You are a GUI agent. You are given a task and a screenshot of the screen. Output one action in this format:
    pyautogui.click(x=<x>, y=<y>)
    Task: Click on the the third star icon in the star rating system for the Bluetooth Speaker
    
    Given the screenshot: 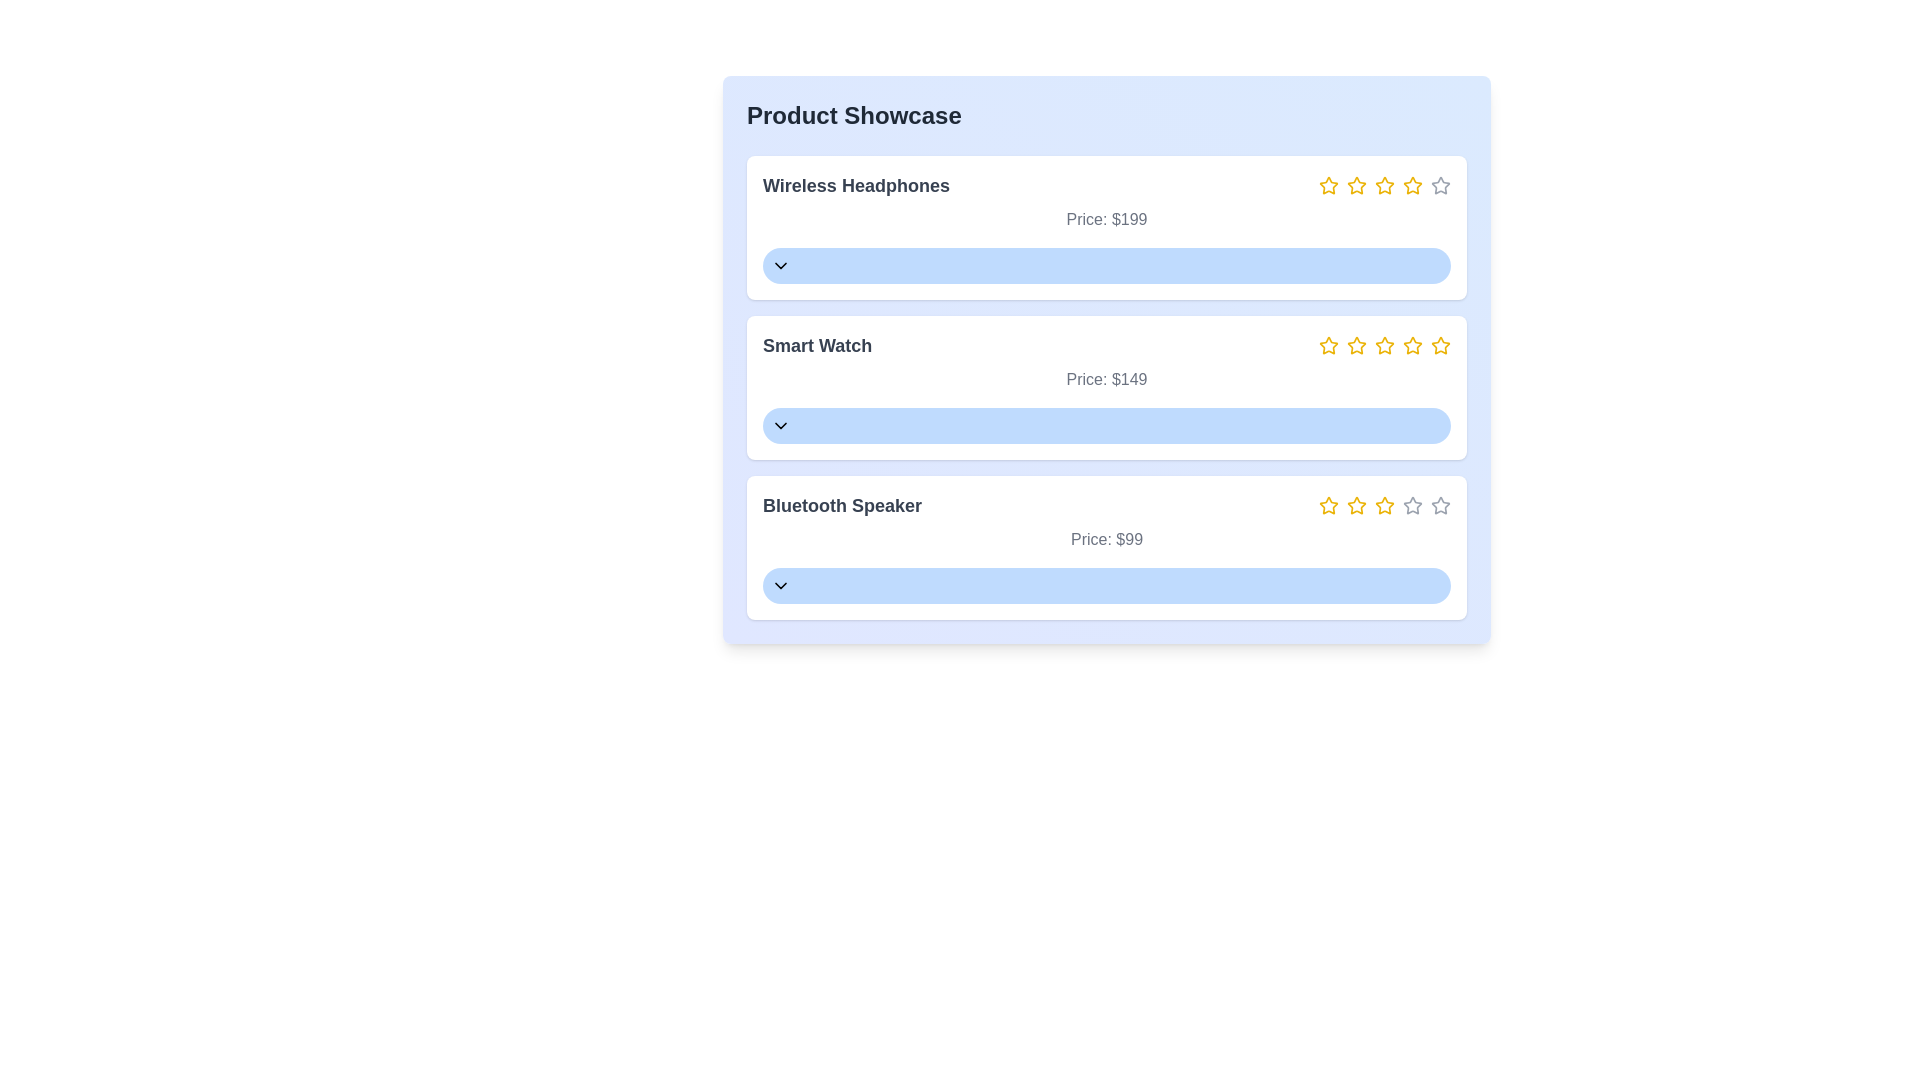 What is the action you would take?
    pyautogui.click(x=1357, y=504)
    